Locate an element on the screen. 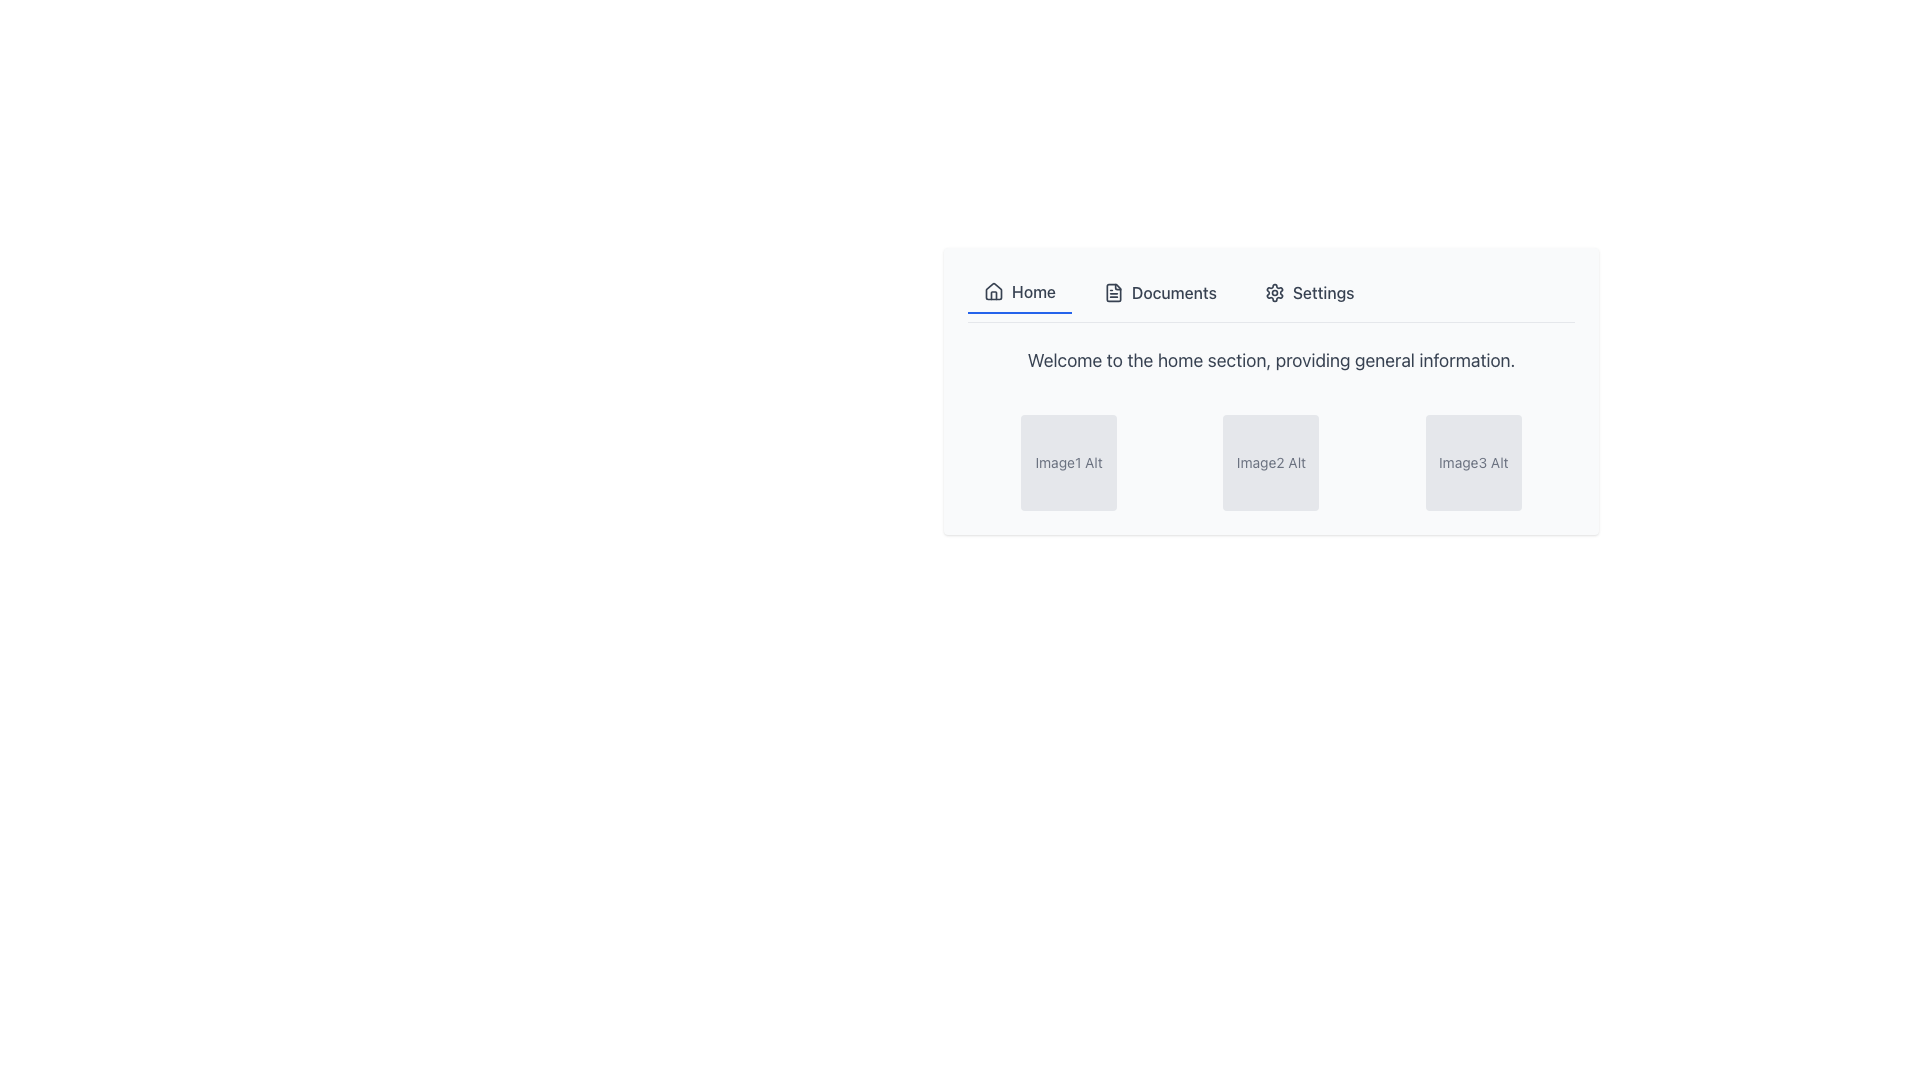  the 'Settings' icon located in the navigation interface, positioned to the right of 'Home' and 'Documents' with the text label 'Settings' below it is located at coordinates (1273, 293).